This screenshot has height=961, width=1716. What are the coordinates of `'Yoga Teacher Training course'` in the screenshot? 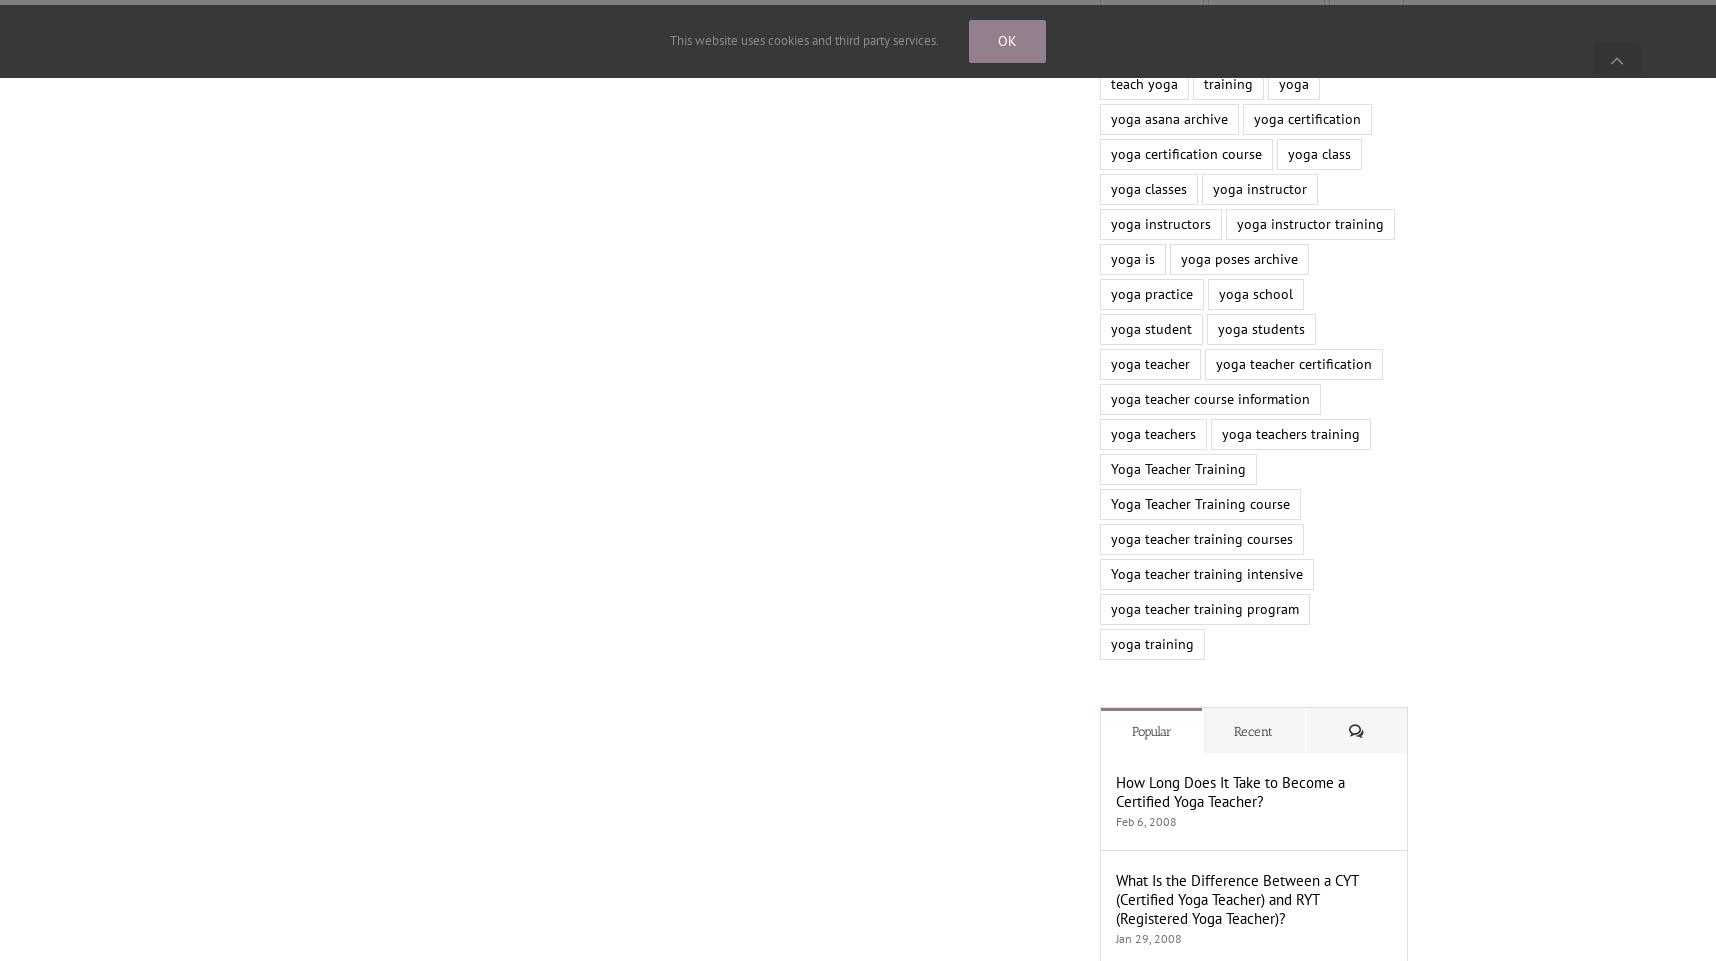 It's located at (1200, 504).